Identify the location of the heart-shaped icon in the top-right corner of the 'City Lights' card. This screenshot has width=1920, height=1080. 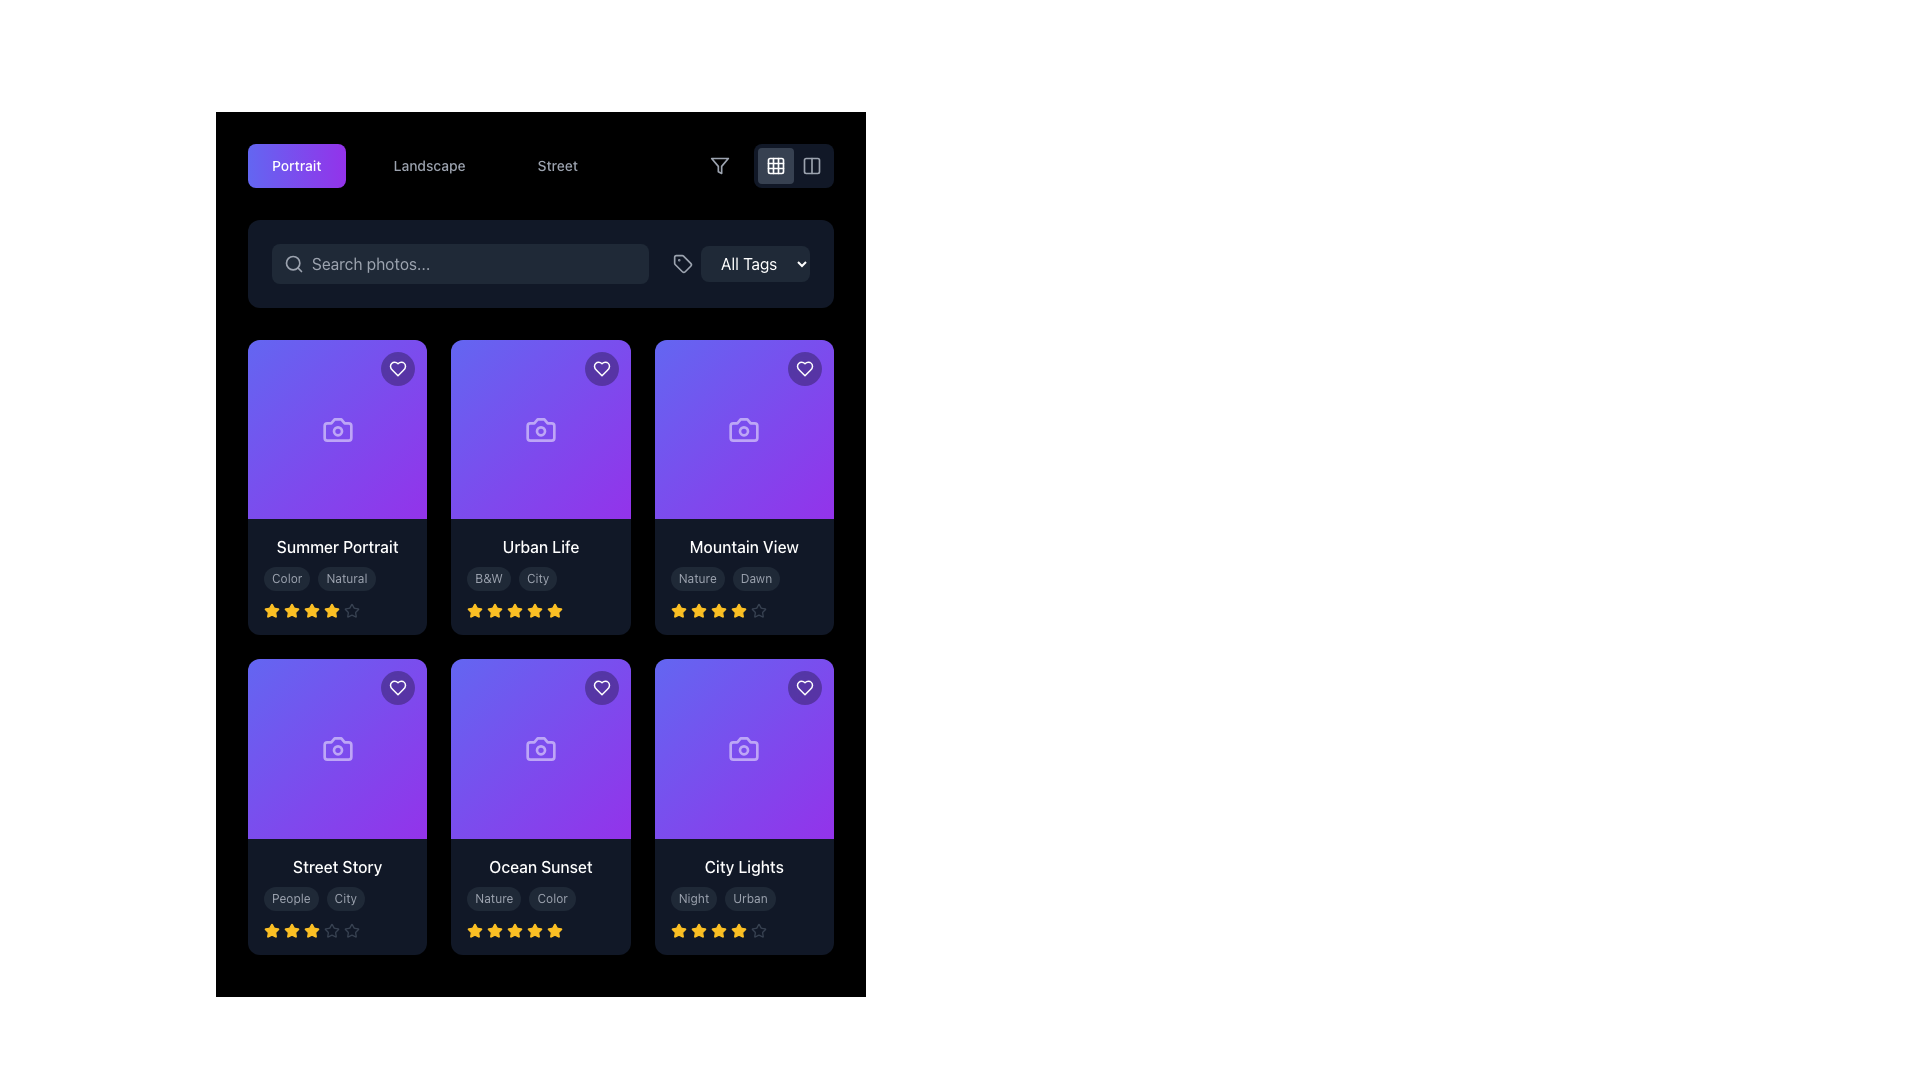
(805, 687).